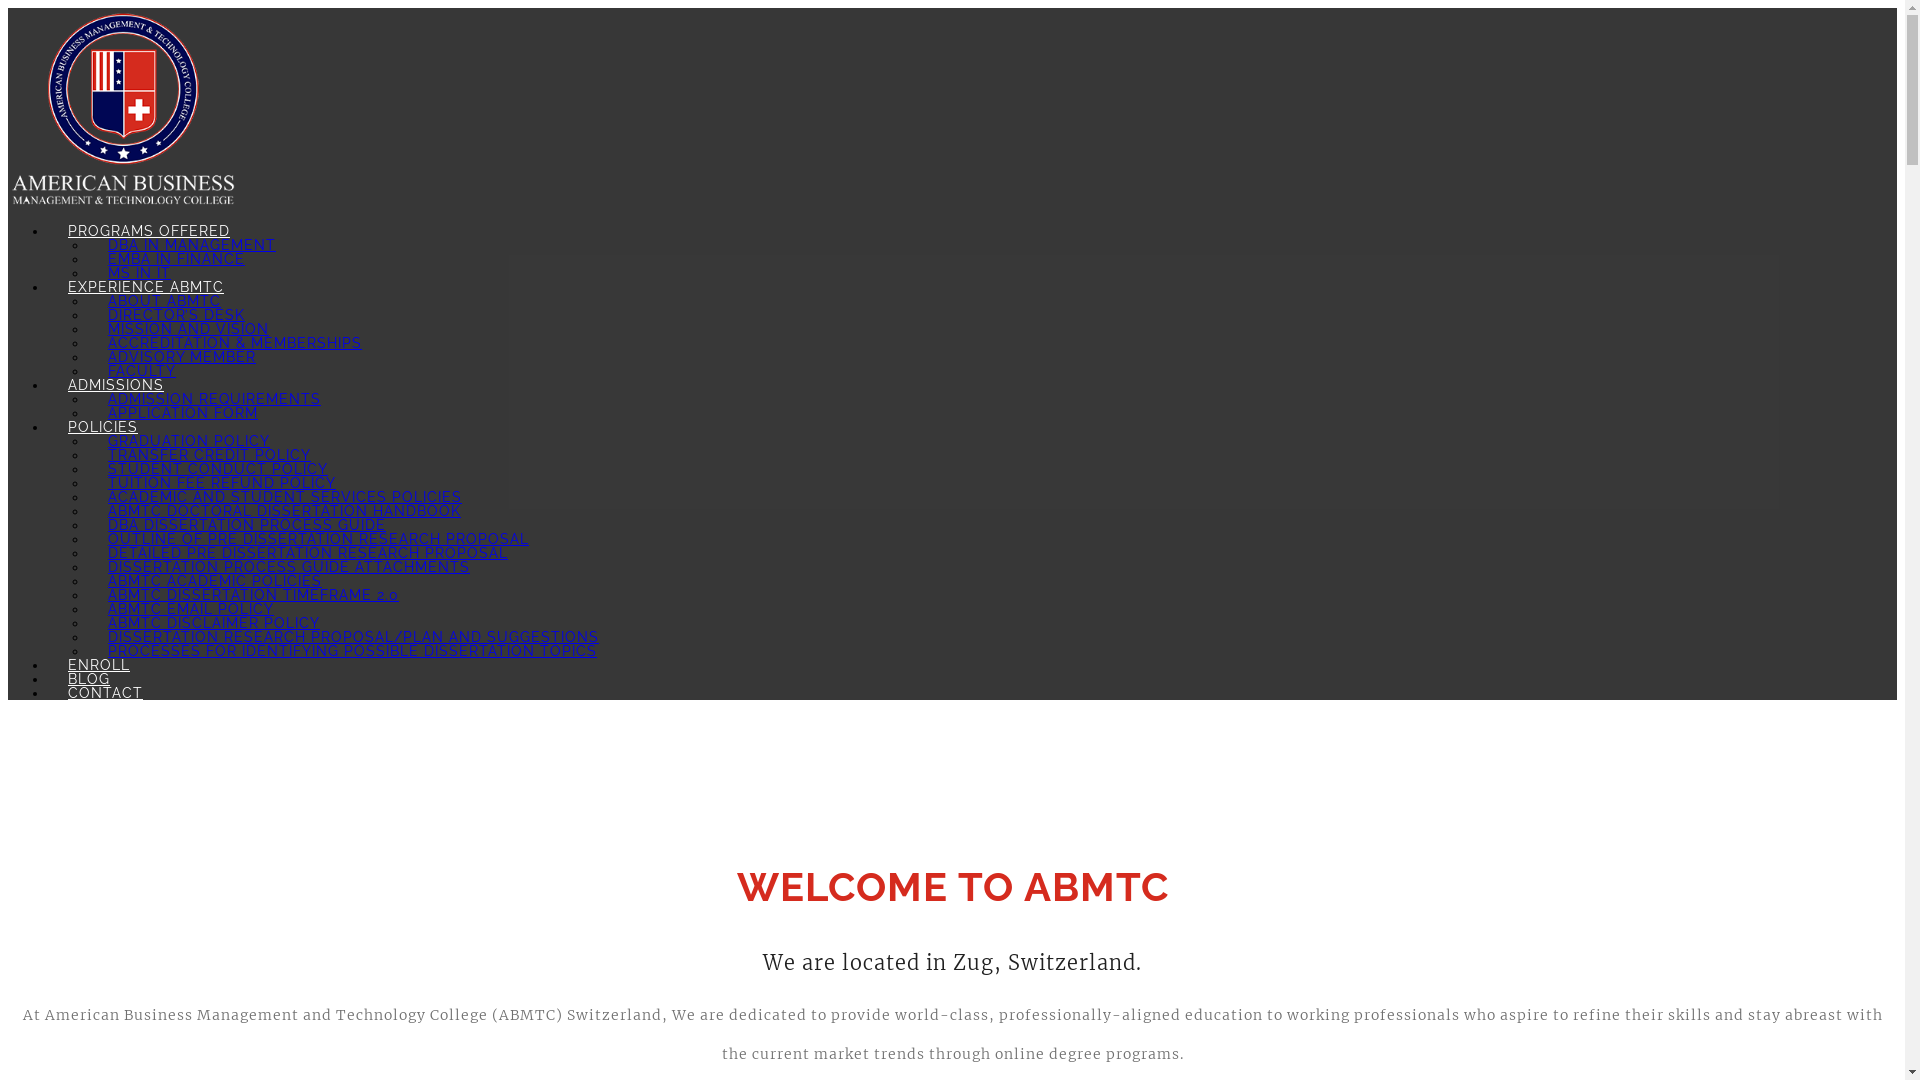 Image resolution: width=1920 pixels, height=1080 pixels. I want to click on 'APPLICATION FORM', so click(182, 411).